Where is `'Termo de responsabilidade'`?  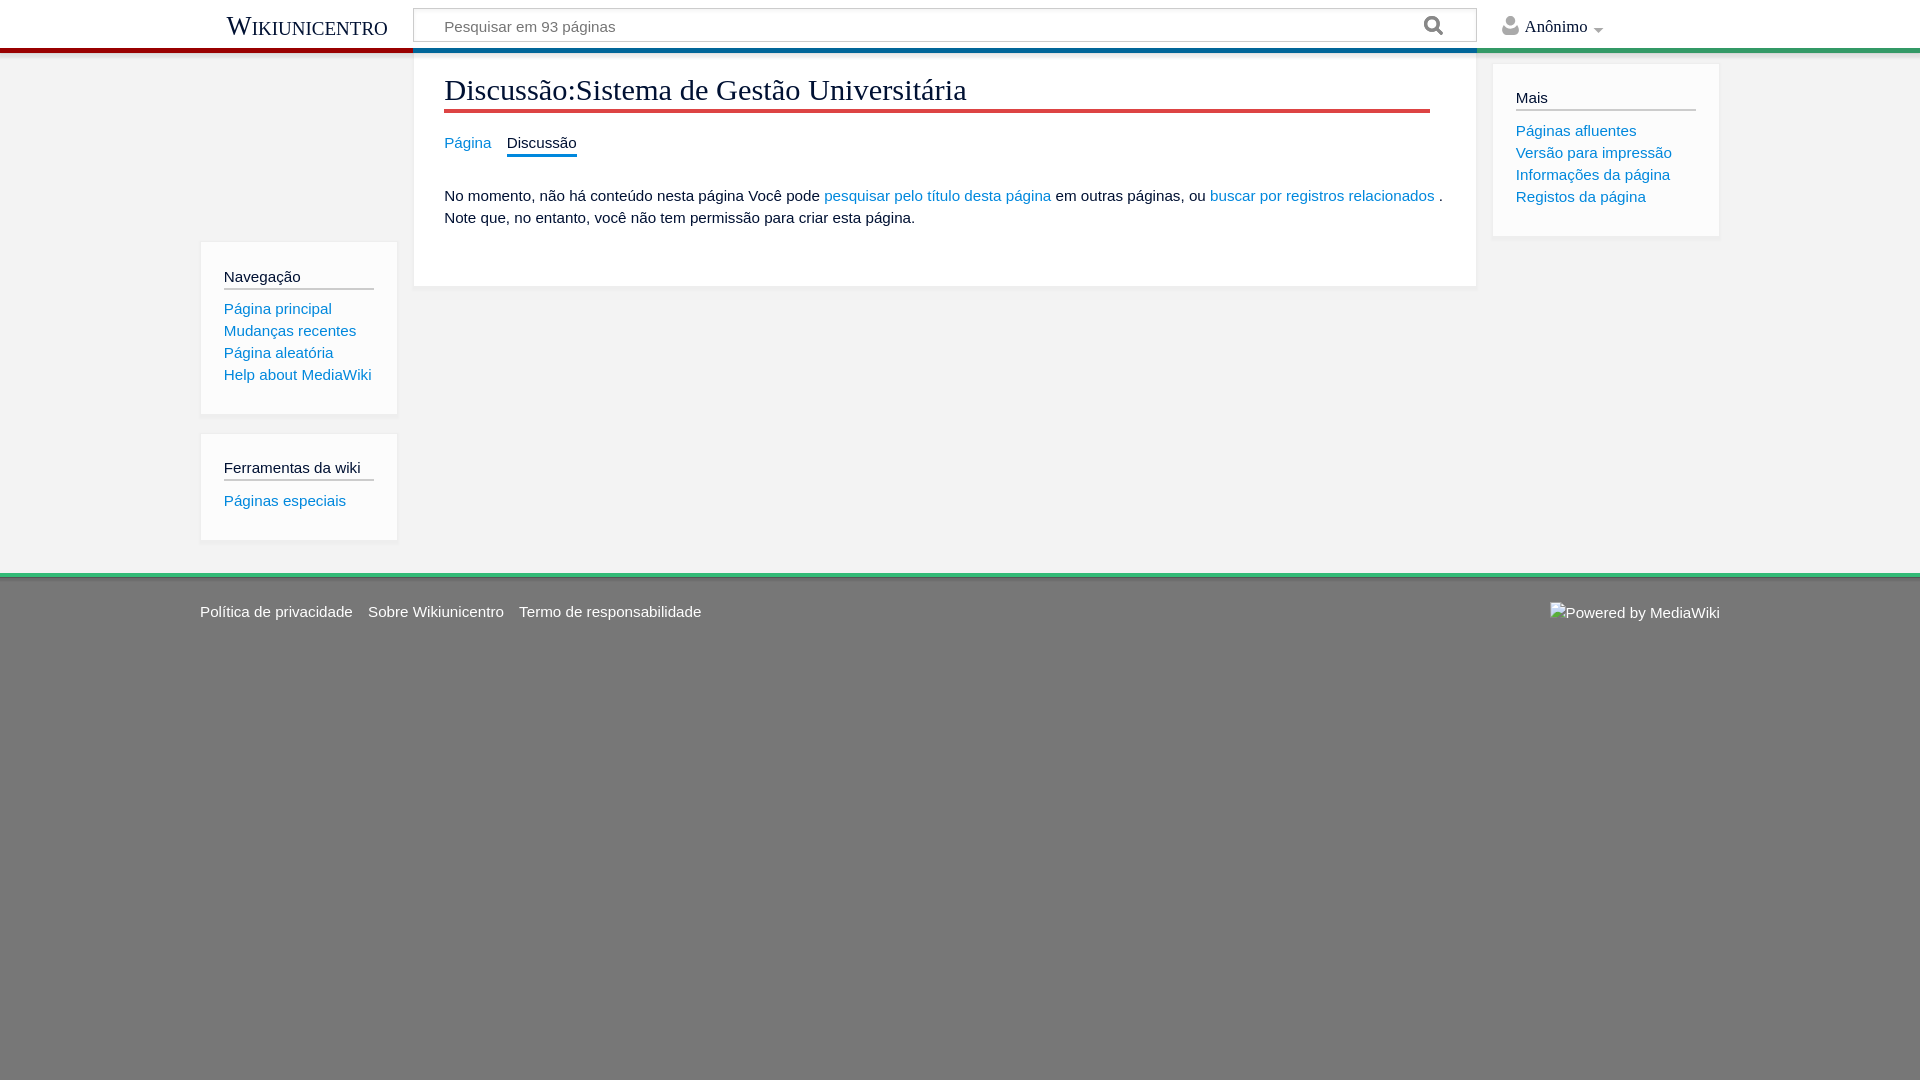
'Termo de responsabilidade' is located at coordinates (518, 610).